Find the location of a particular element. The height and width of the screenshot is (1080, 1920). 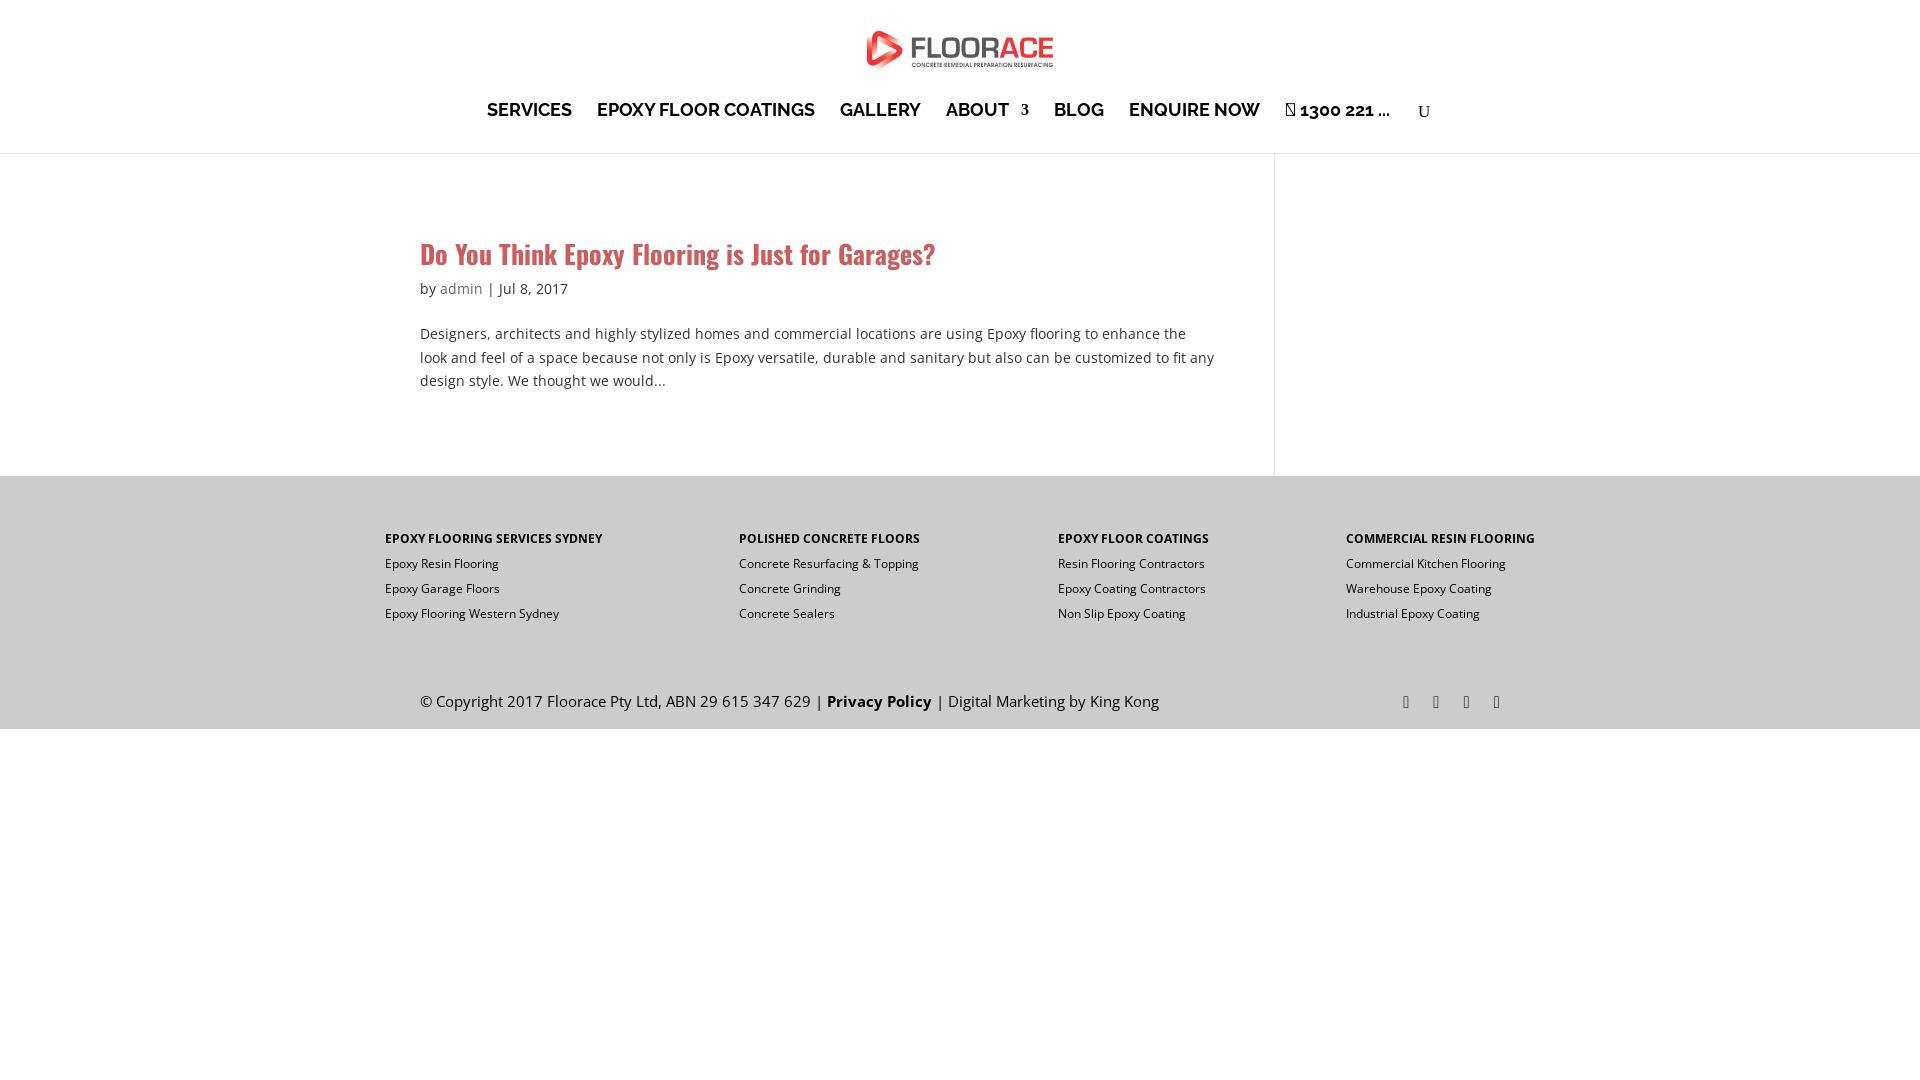

'Epoxy Coating Contractors' is located at coordinates (1132, 587).